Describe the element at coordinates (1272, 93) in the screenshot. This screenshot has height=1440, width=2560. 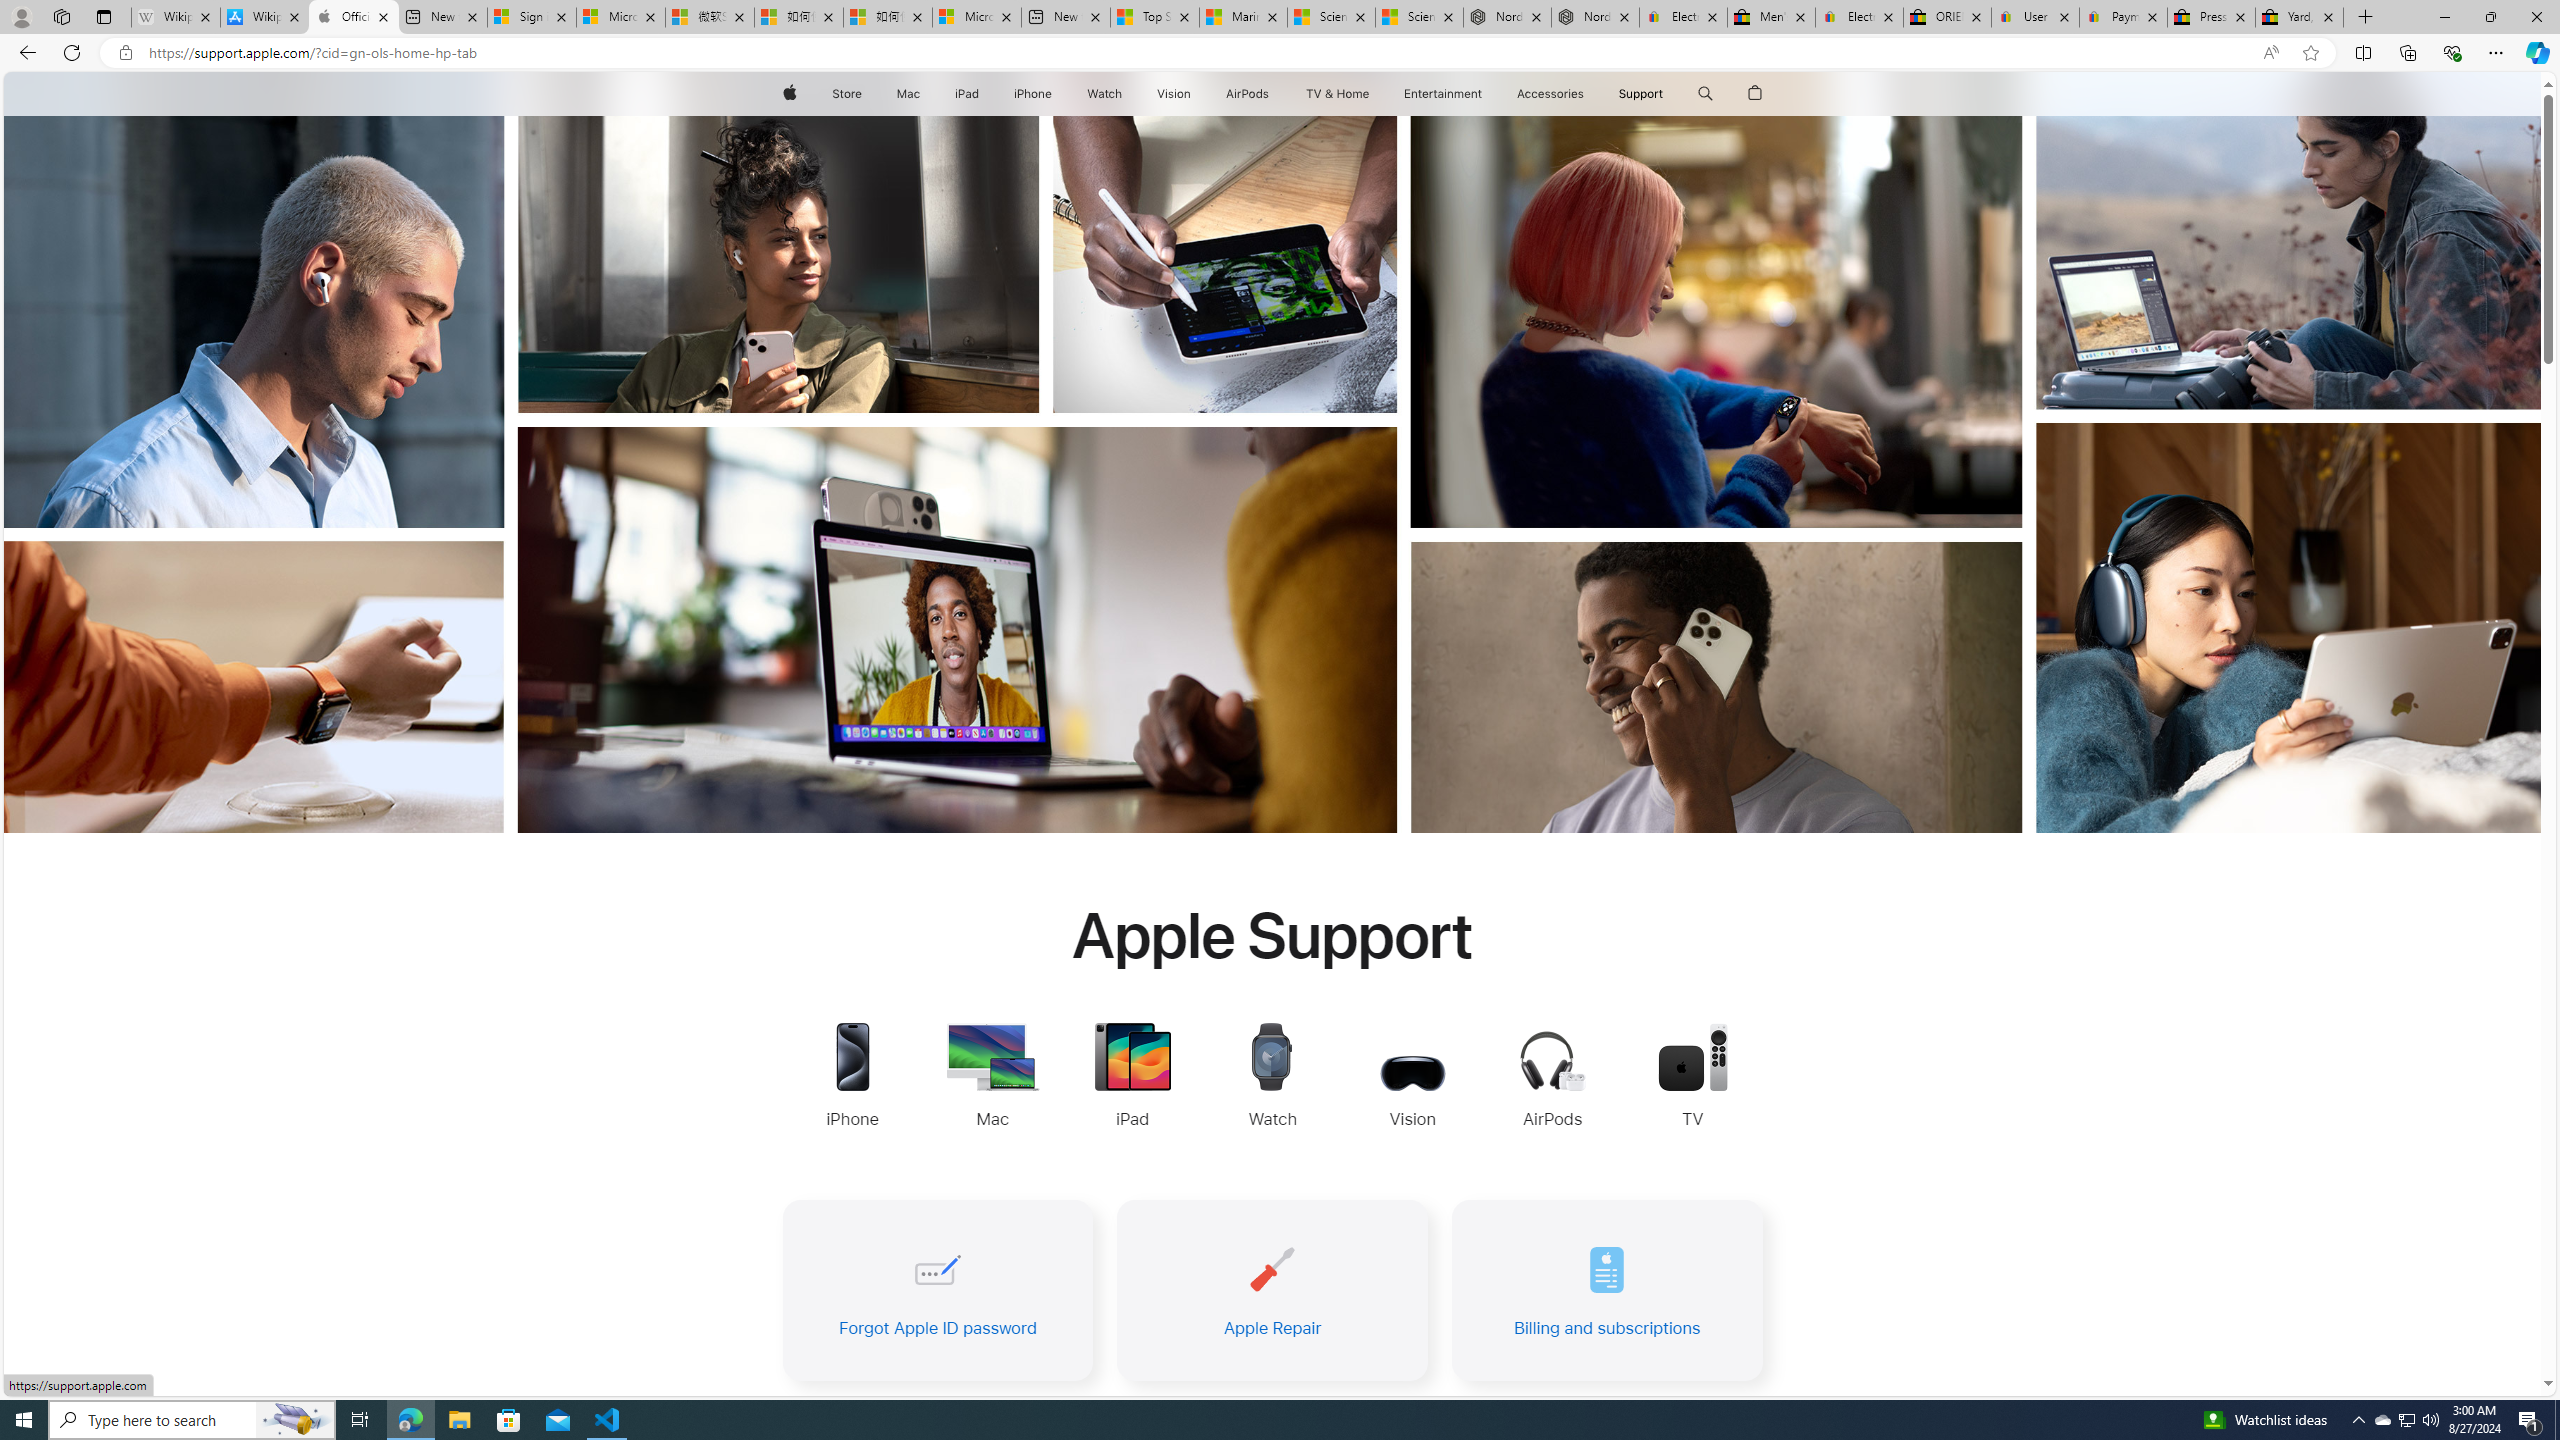
I see `'AirPods menu'` at that location.